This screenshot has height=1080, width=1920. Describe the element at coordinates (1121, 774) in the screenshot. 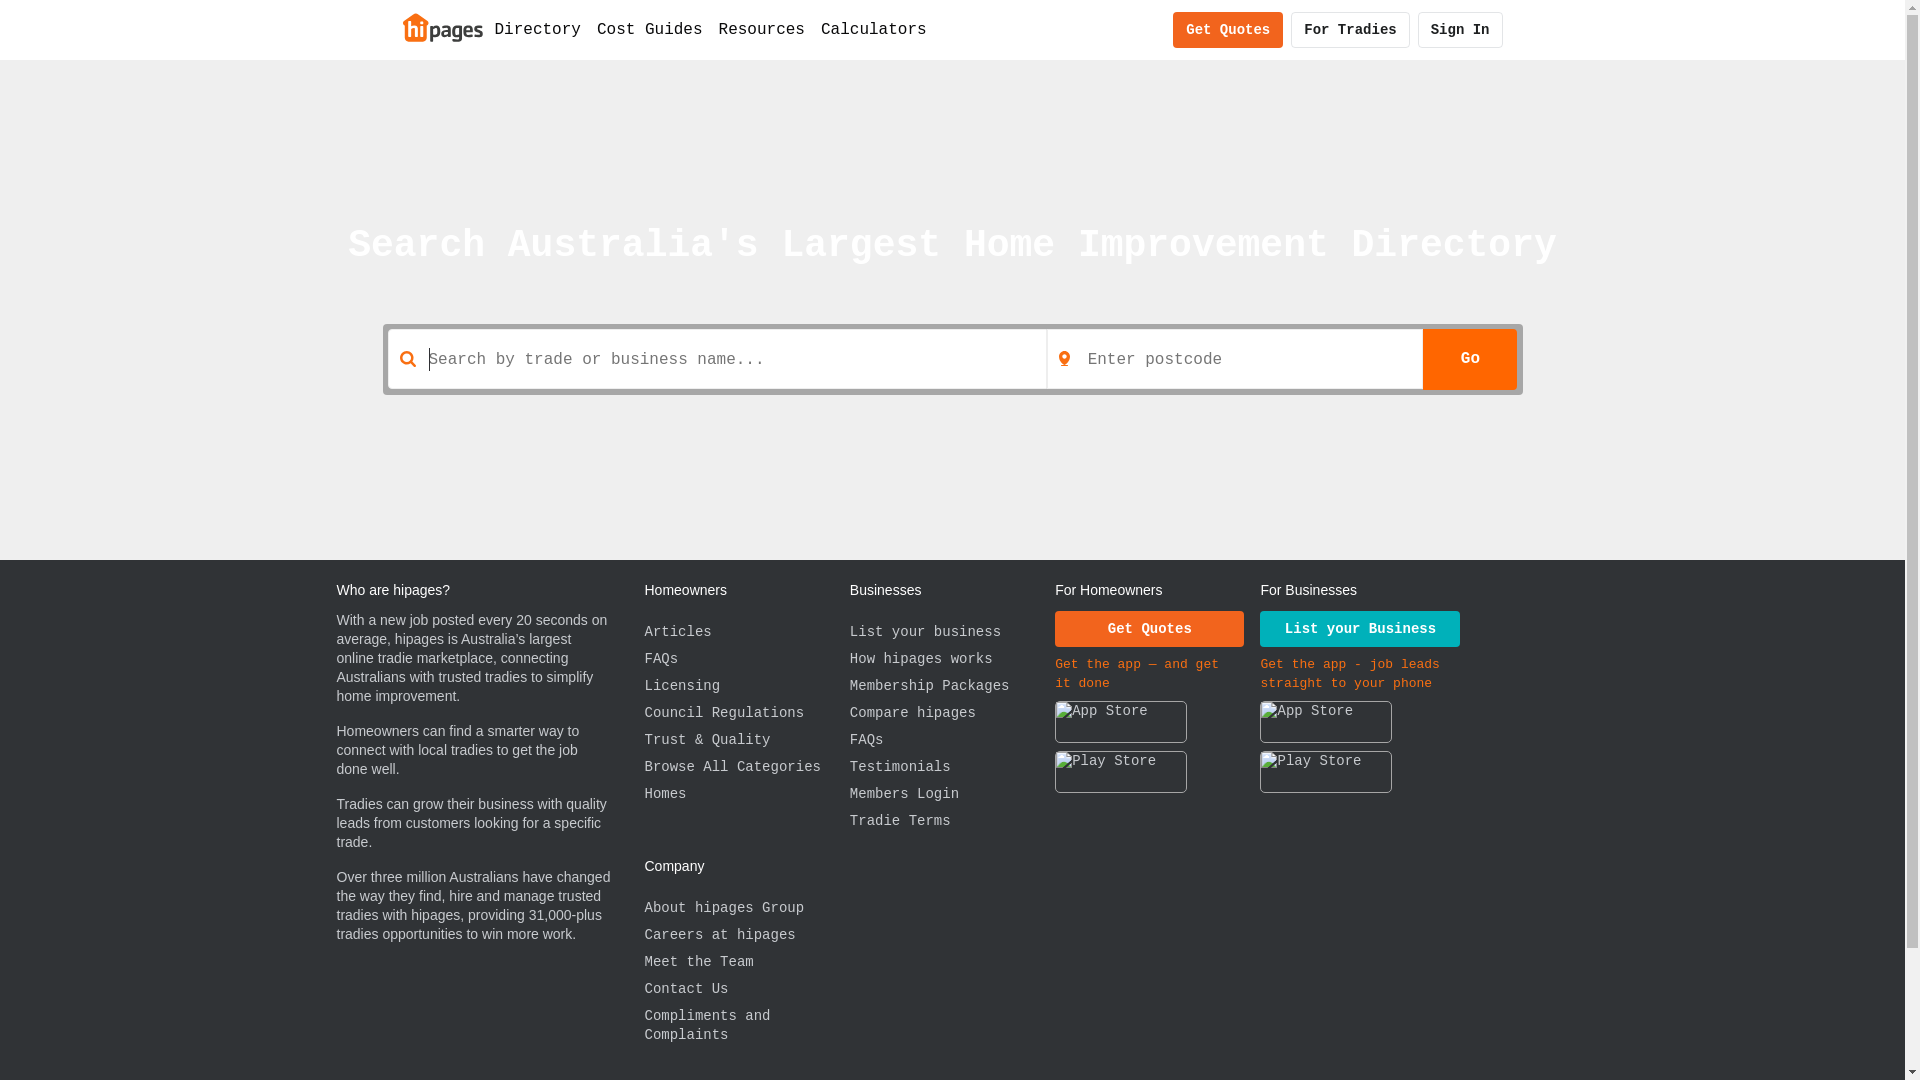

I see `'Download the hipages app on Google Play'` at that location.